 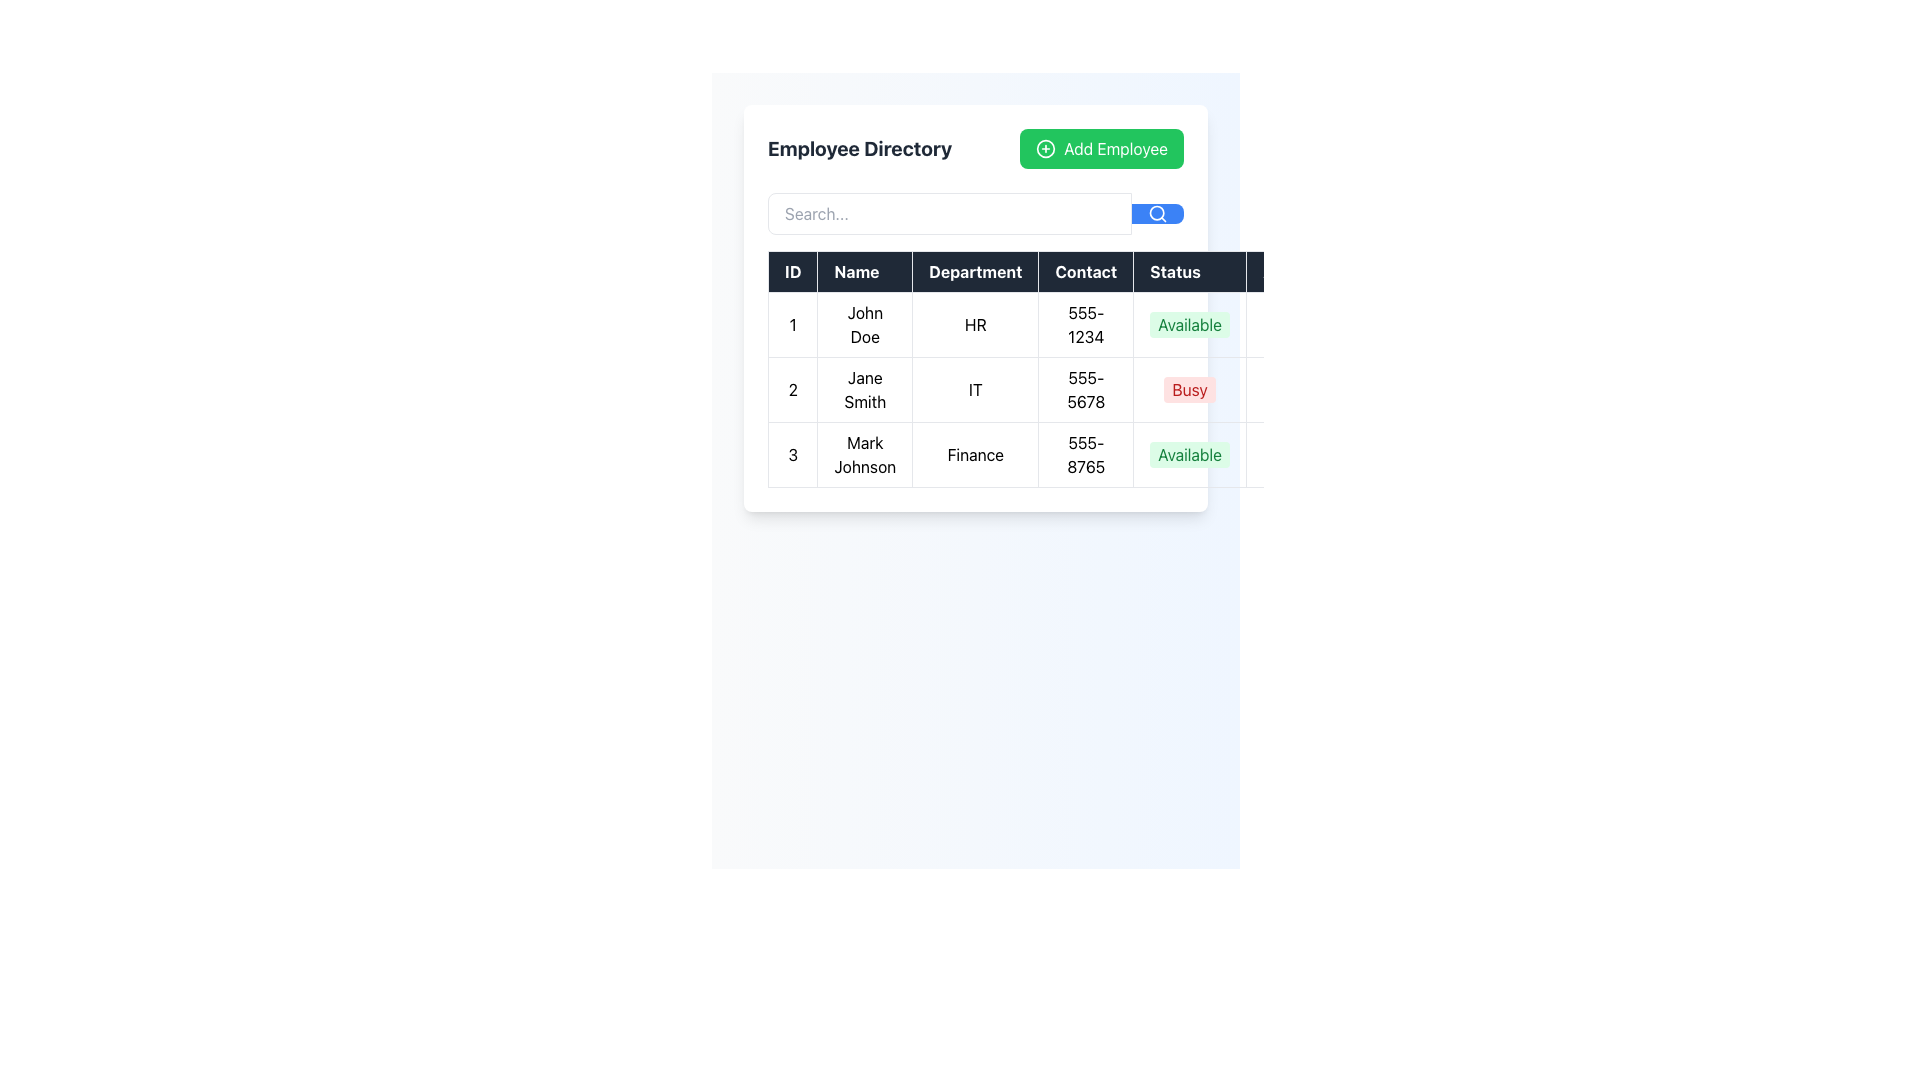 I want to click on the text label displaying 'John Doe', which is styled with centered alignment and surrounded by a border, located in the 'Name' column of the table, positioned between ID number '1' and department 'HR', so click(x=865, y=323).